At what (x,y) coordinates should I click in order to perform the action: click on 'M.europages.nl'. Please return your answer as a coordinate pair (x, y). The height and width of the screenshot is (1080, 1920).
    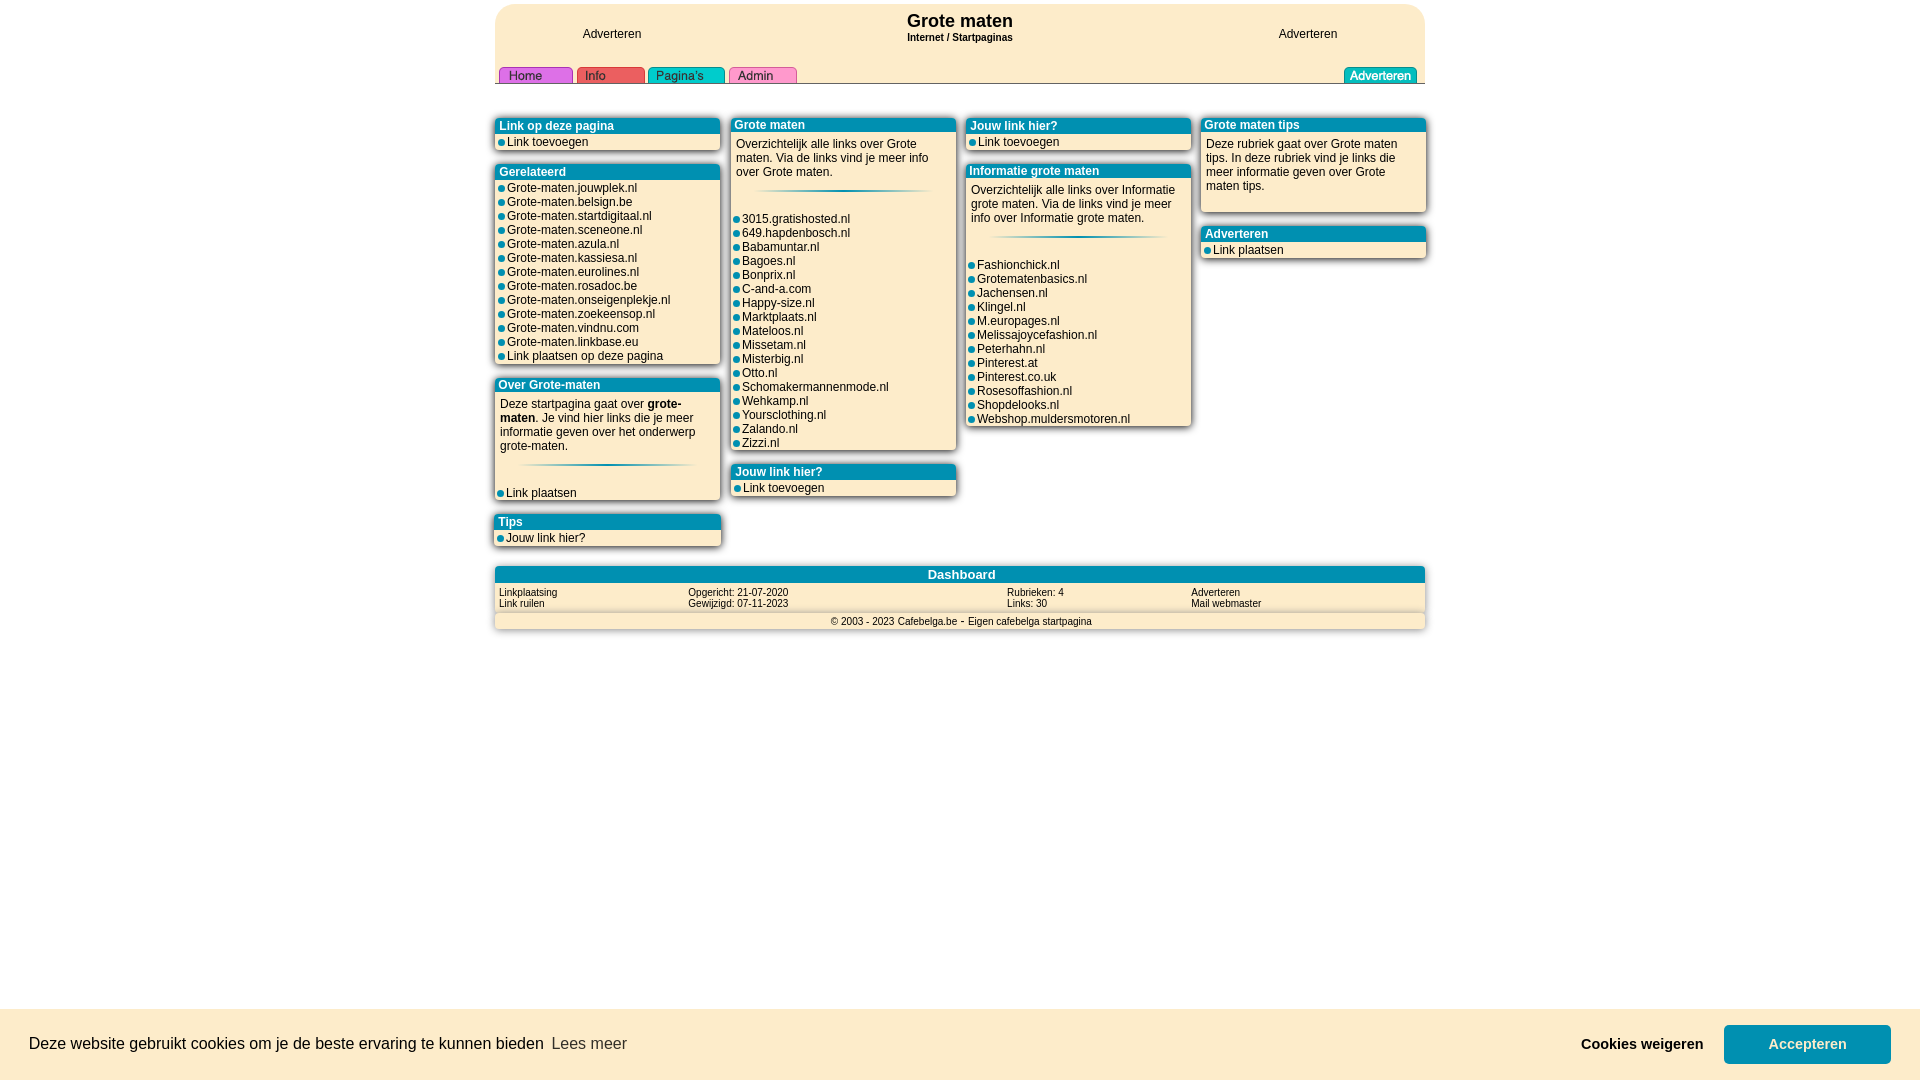
    Looking at the image, I should click on (977, 319).